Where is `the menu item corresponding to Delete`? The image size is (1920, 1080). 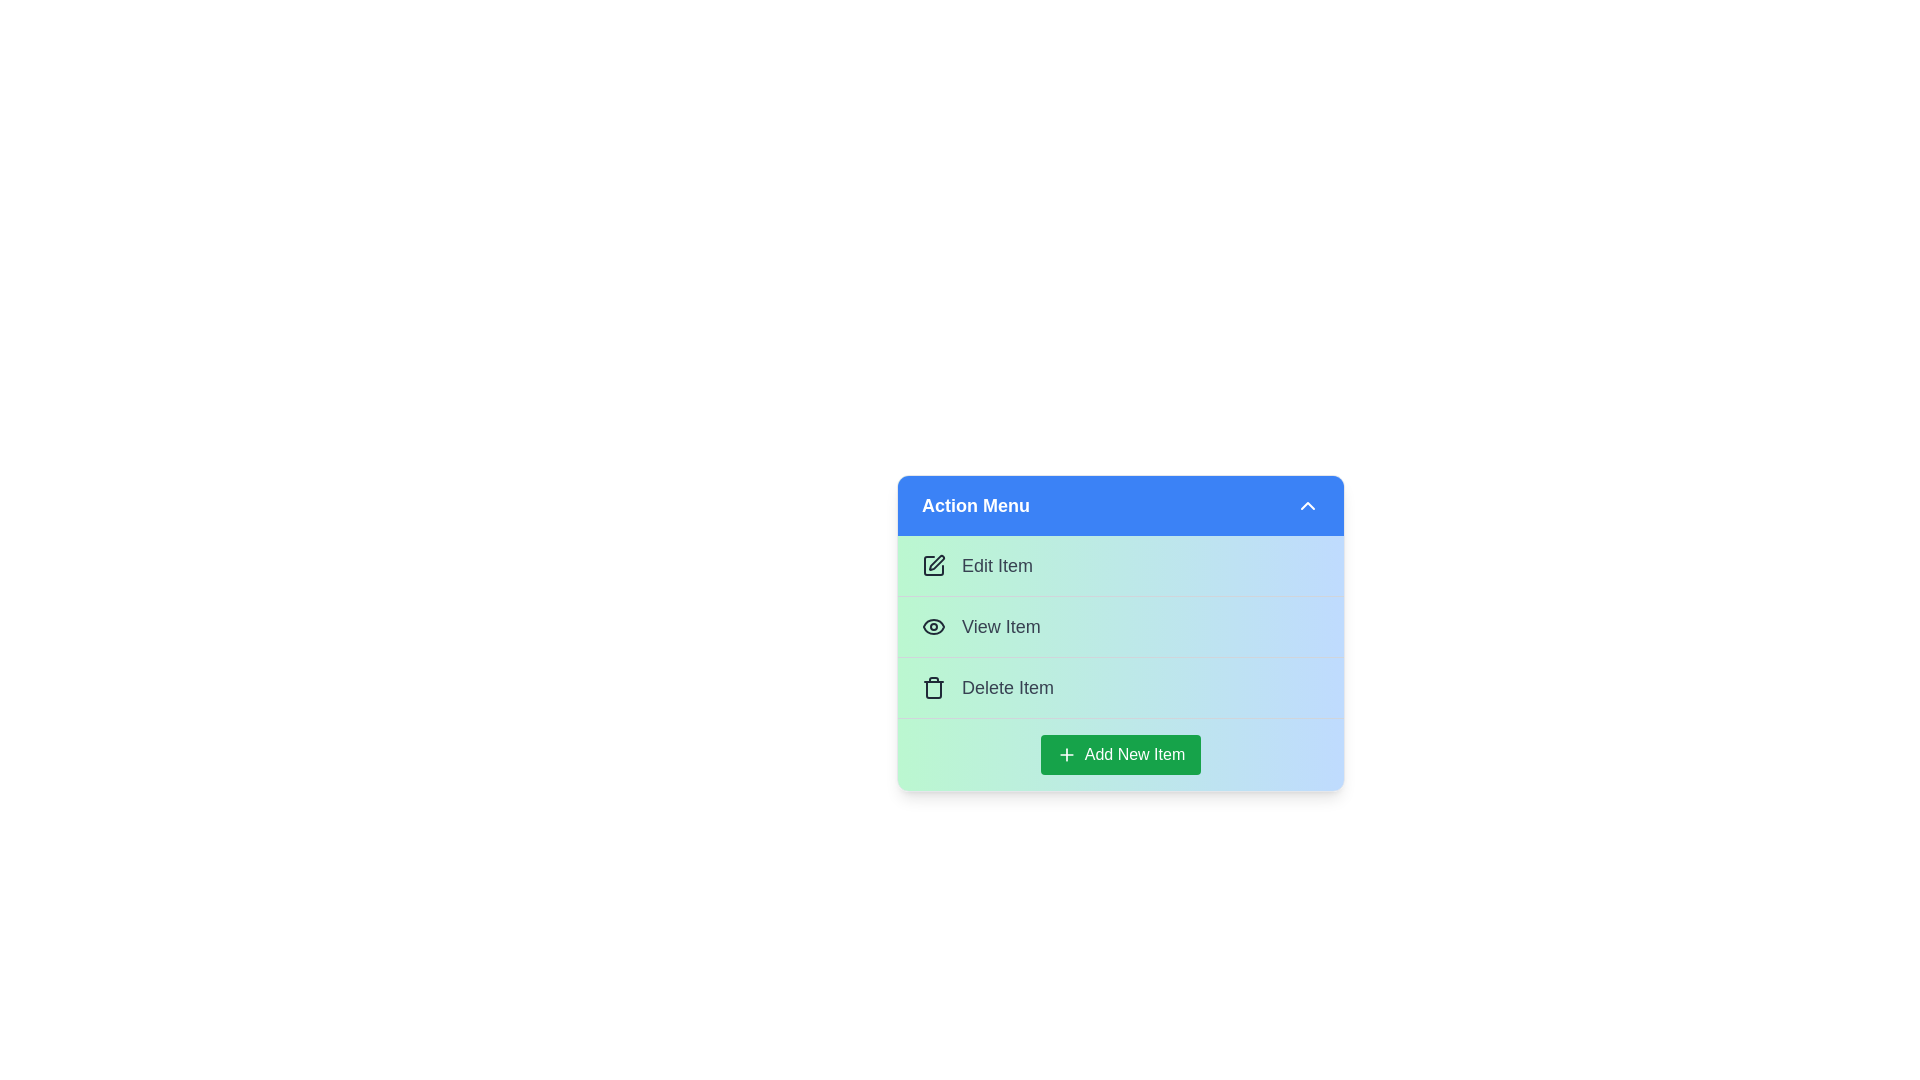
the menu item corresponding to Delete is located at coordinates (1121, 686).